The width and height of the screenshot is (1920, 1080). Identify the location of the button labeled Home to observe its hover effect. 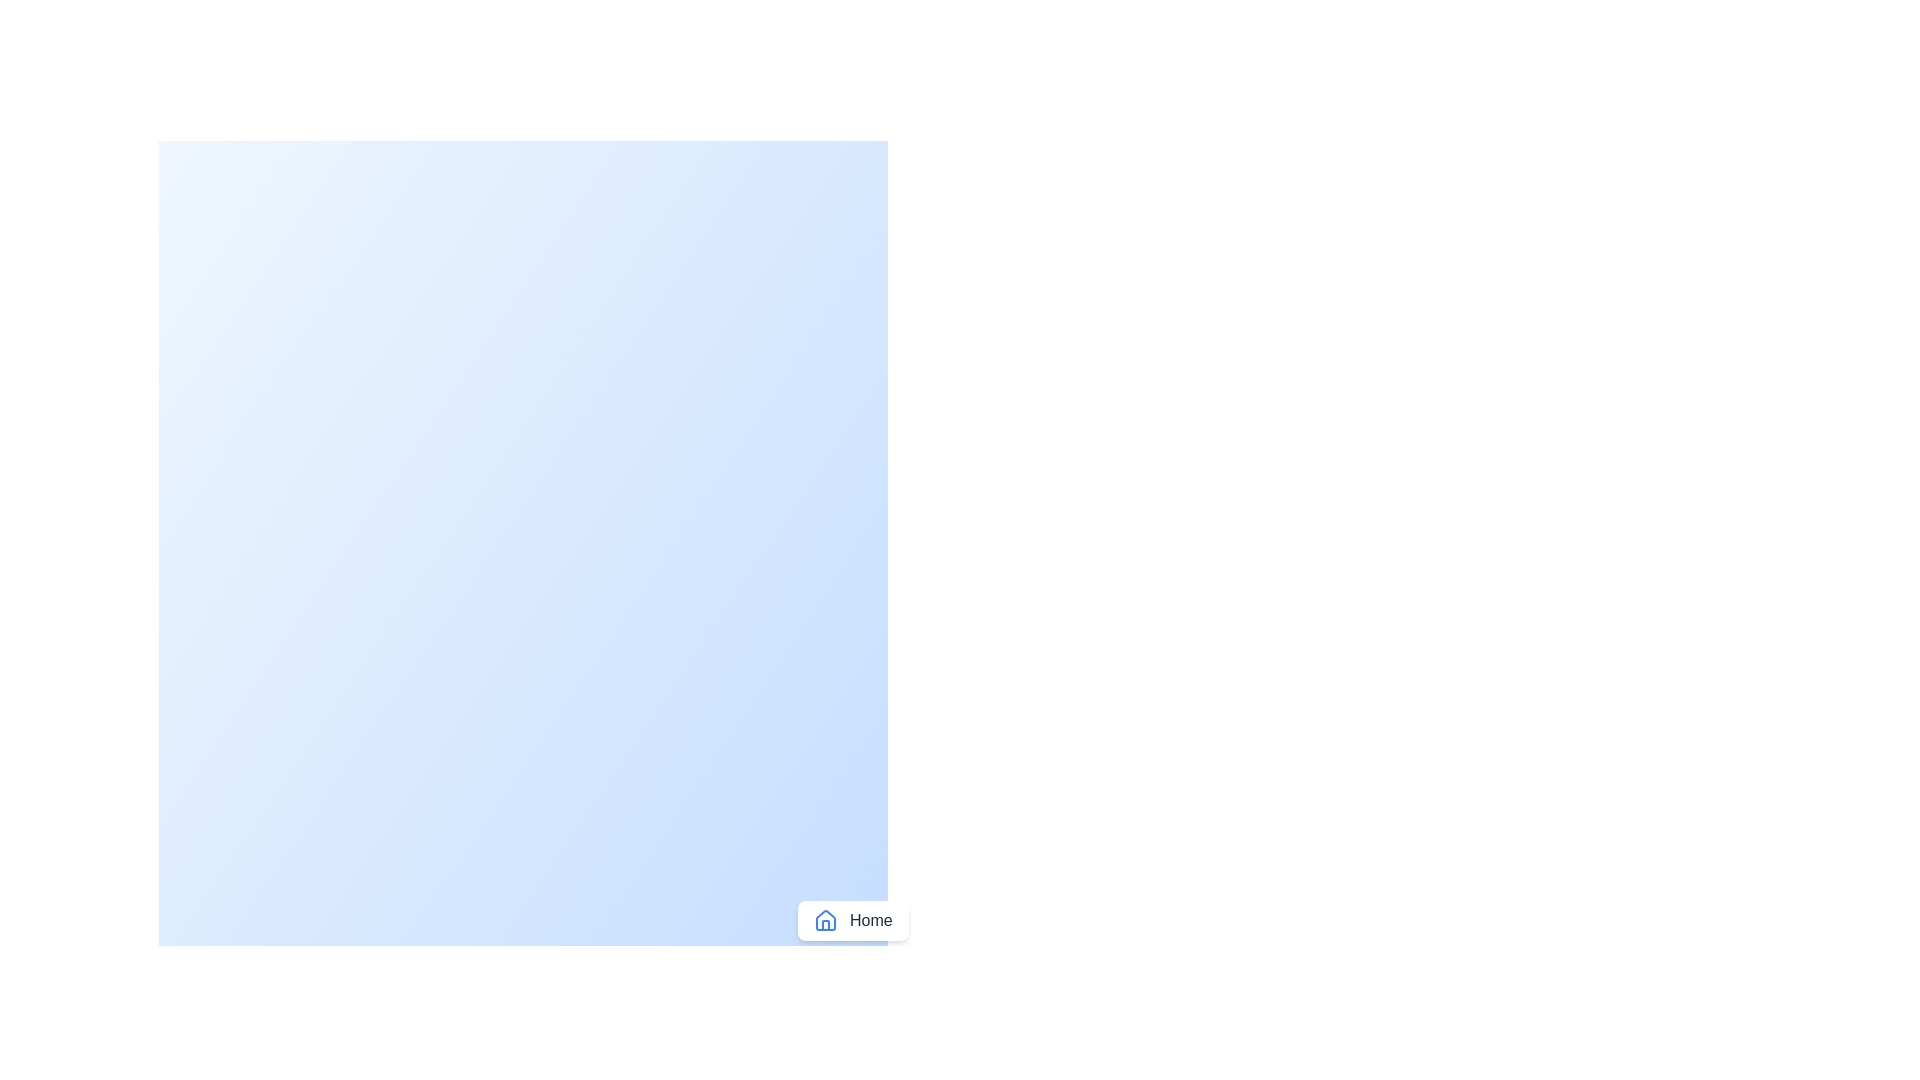
(853, 921).